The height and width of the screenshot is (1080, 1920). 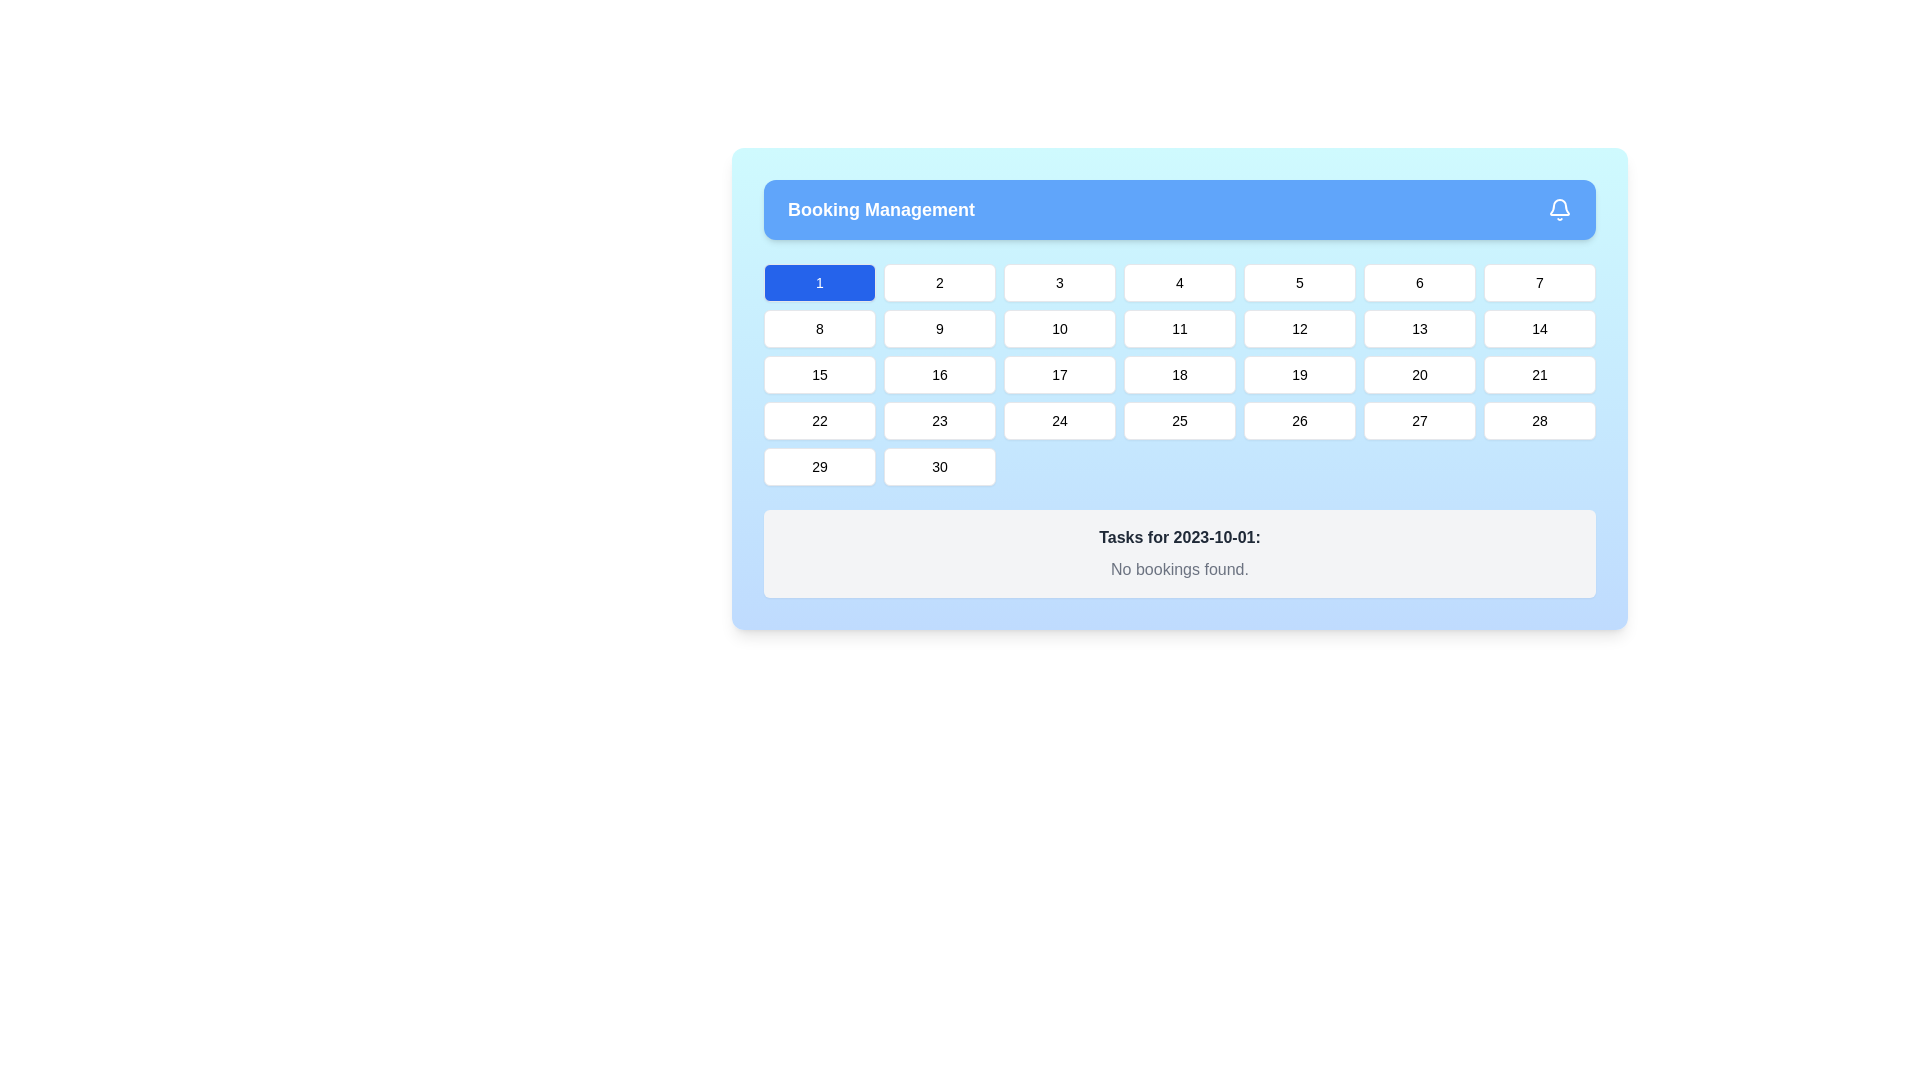 What do you see at coordinates (939, 374) in the screenshot?
I see `the interactive button for selecting the date (16th) in the calendar interface, located in the third row and second column of the grid` at bounding box center [939, 374].